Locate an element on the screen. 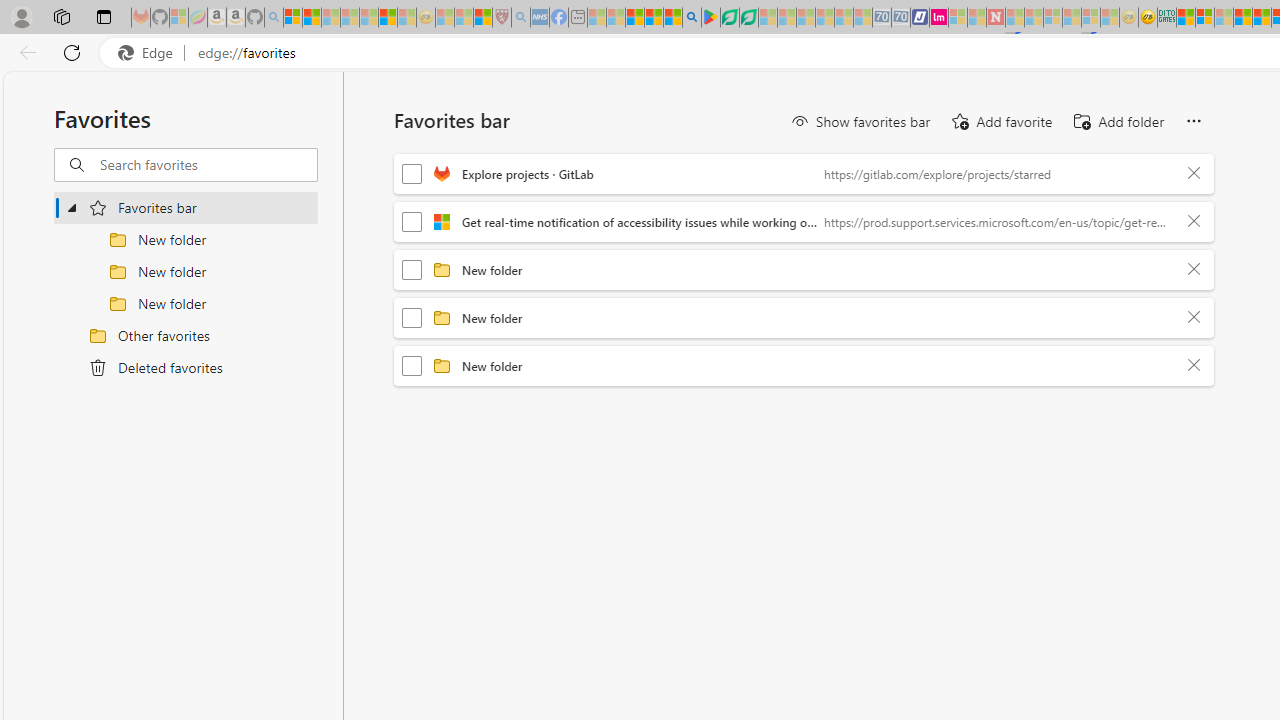 This screenshot has width=1280, height=720. 'Add folder' is located at coordinates (1117, 122).